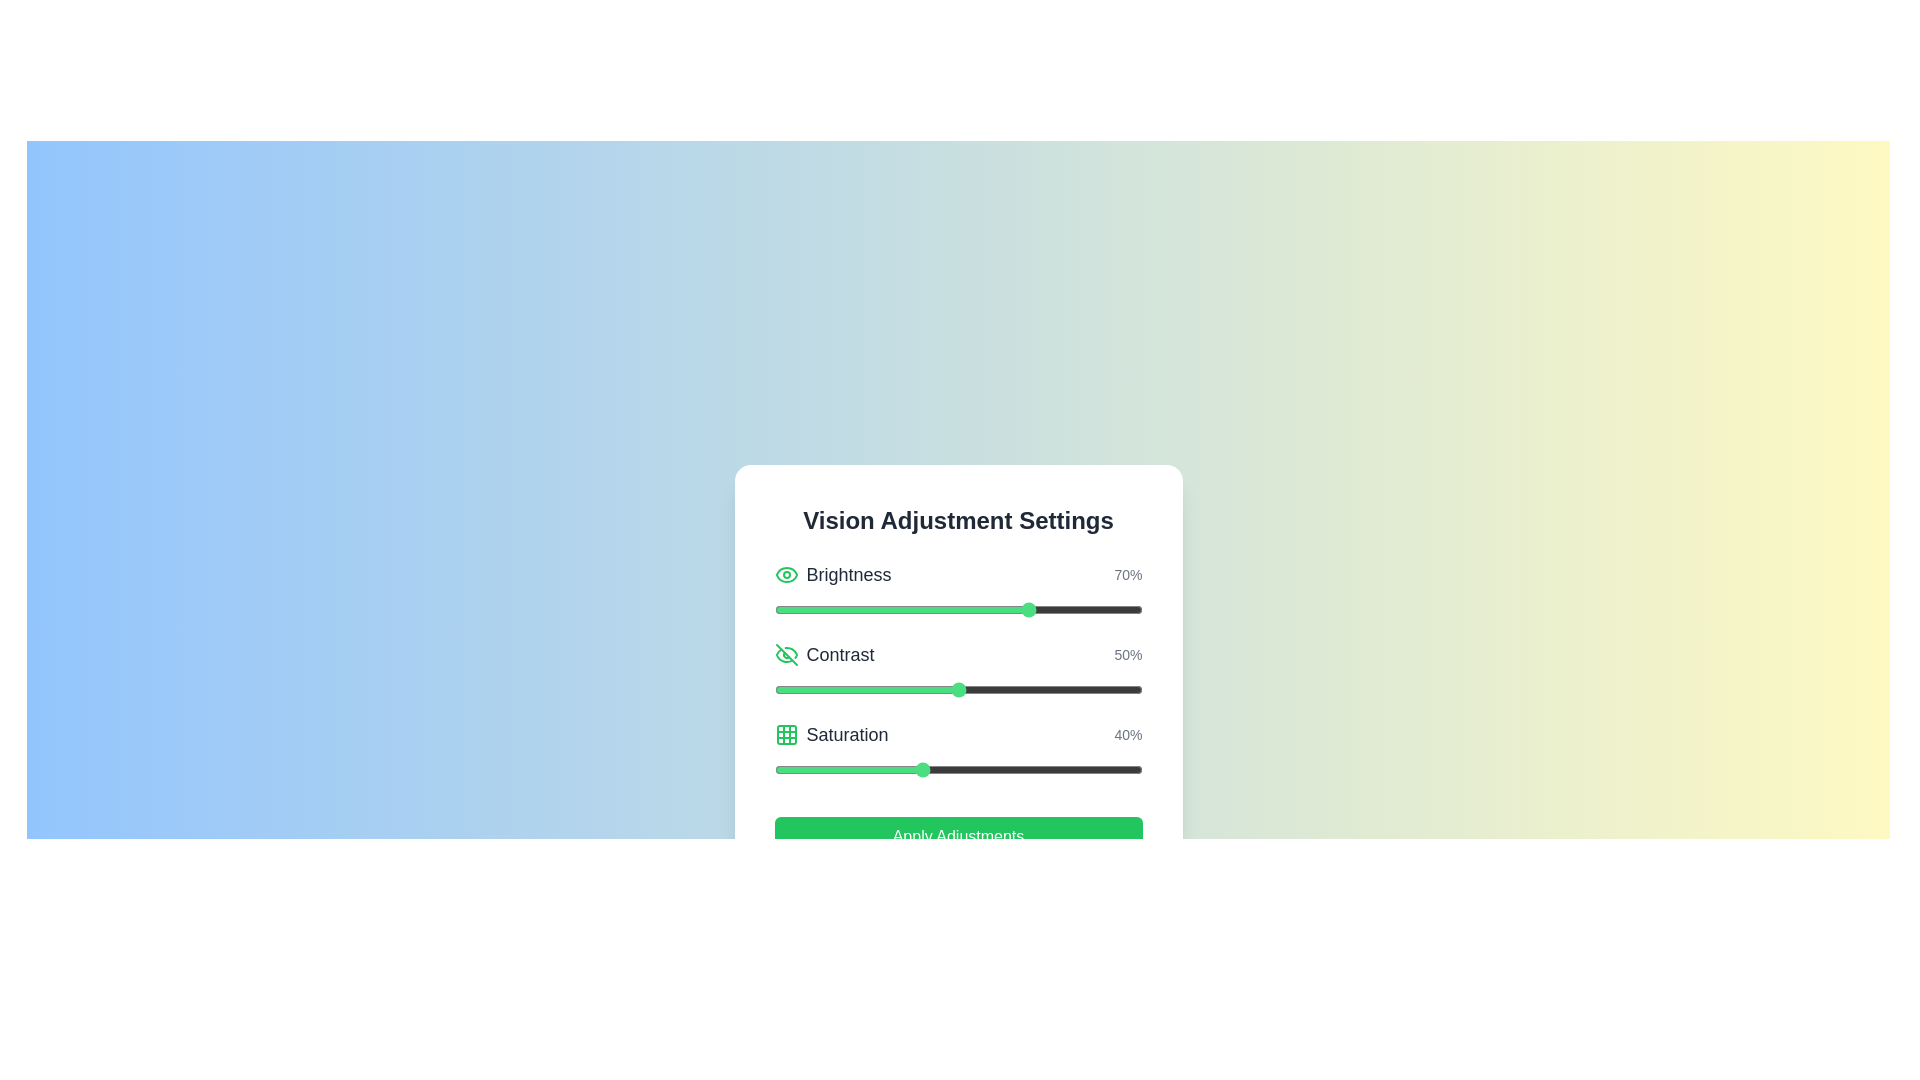  What do you see at coordinates (991, 769) in the screenshot?
I see `the saturation slider to set the saturation level to 59%` at bounding box center [991, 769].